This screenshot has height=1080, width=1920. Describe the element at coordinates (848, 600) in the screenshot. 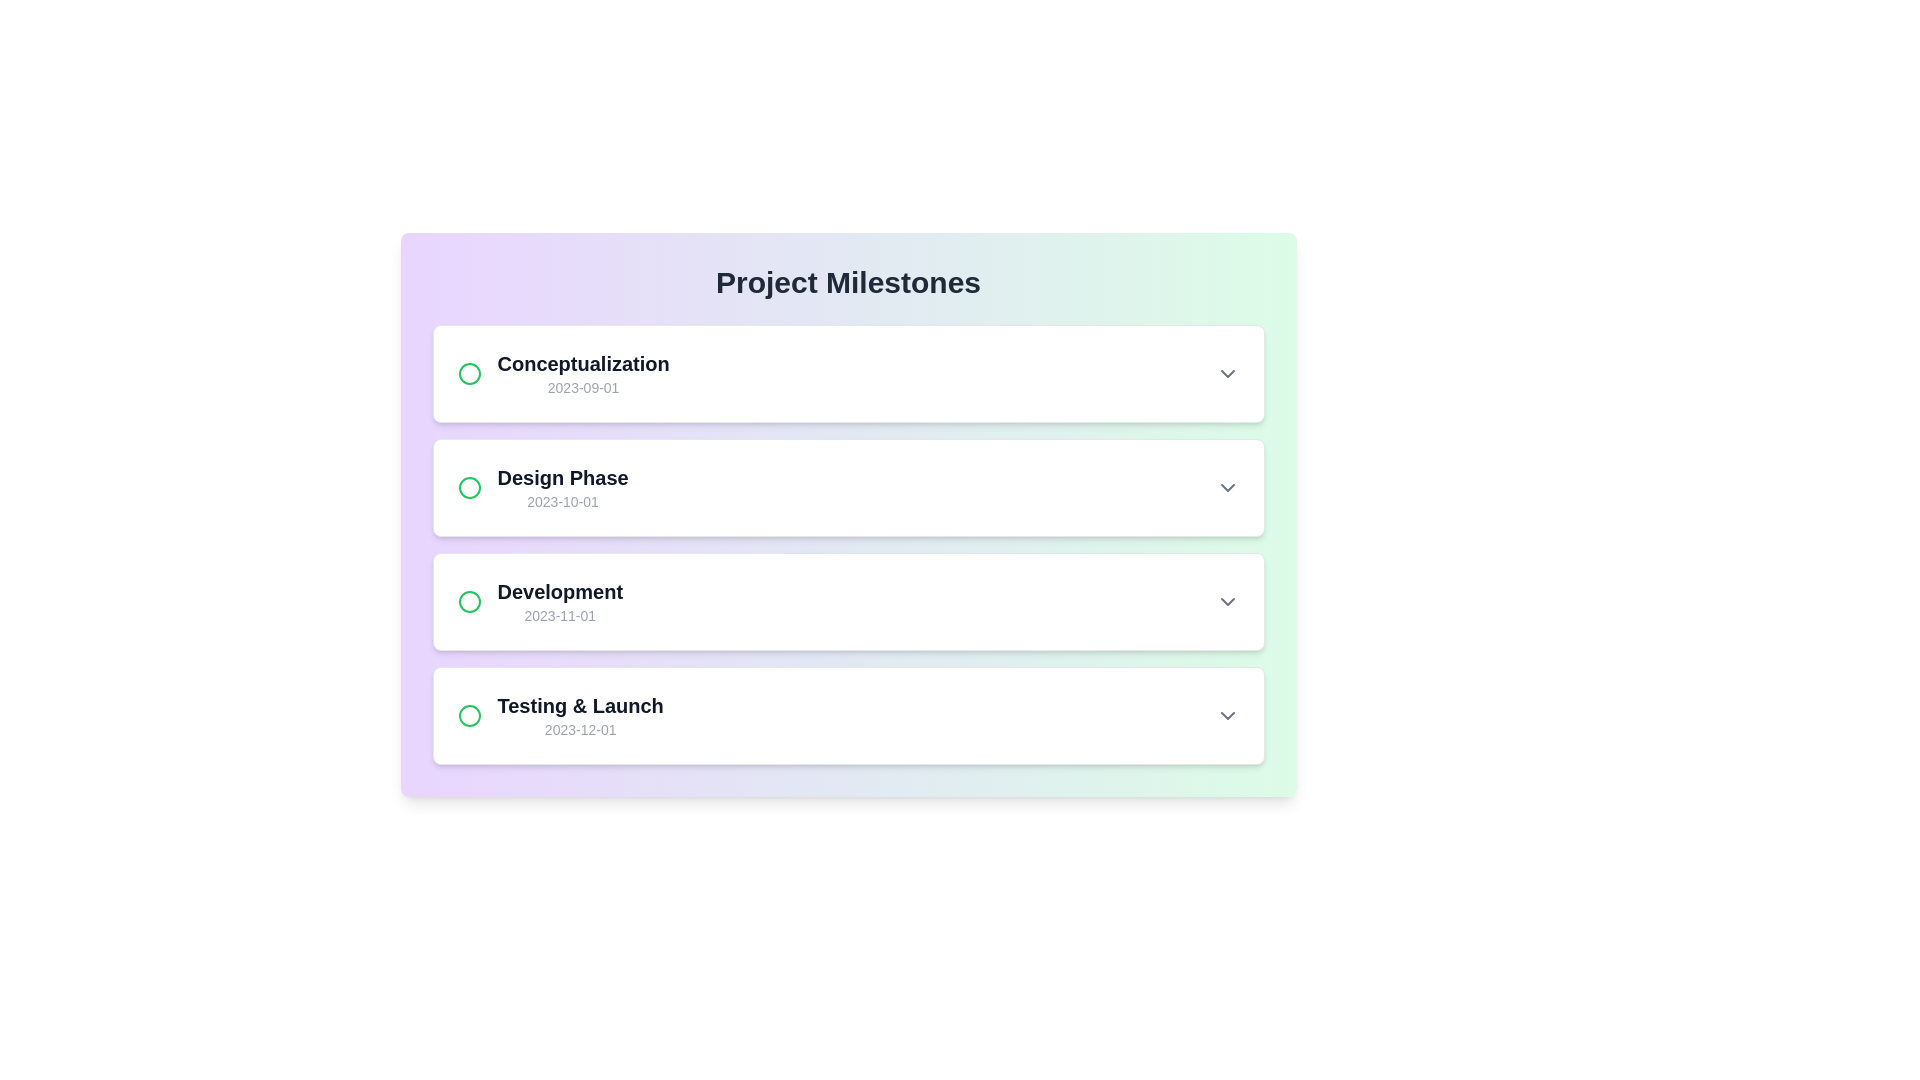

I see `the 'Development' milestone card in the project timeline` at that location.